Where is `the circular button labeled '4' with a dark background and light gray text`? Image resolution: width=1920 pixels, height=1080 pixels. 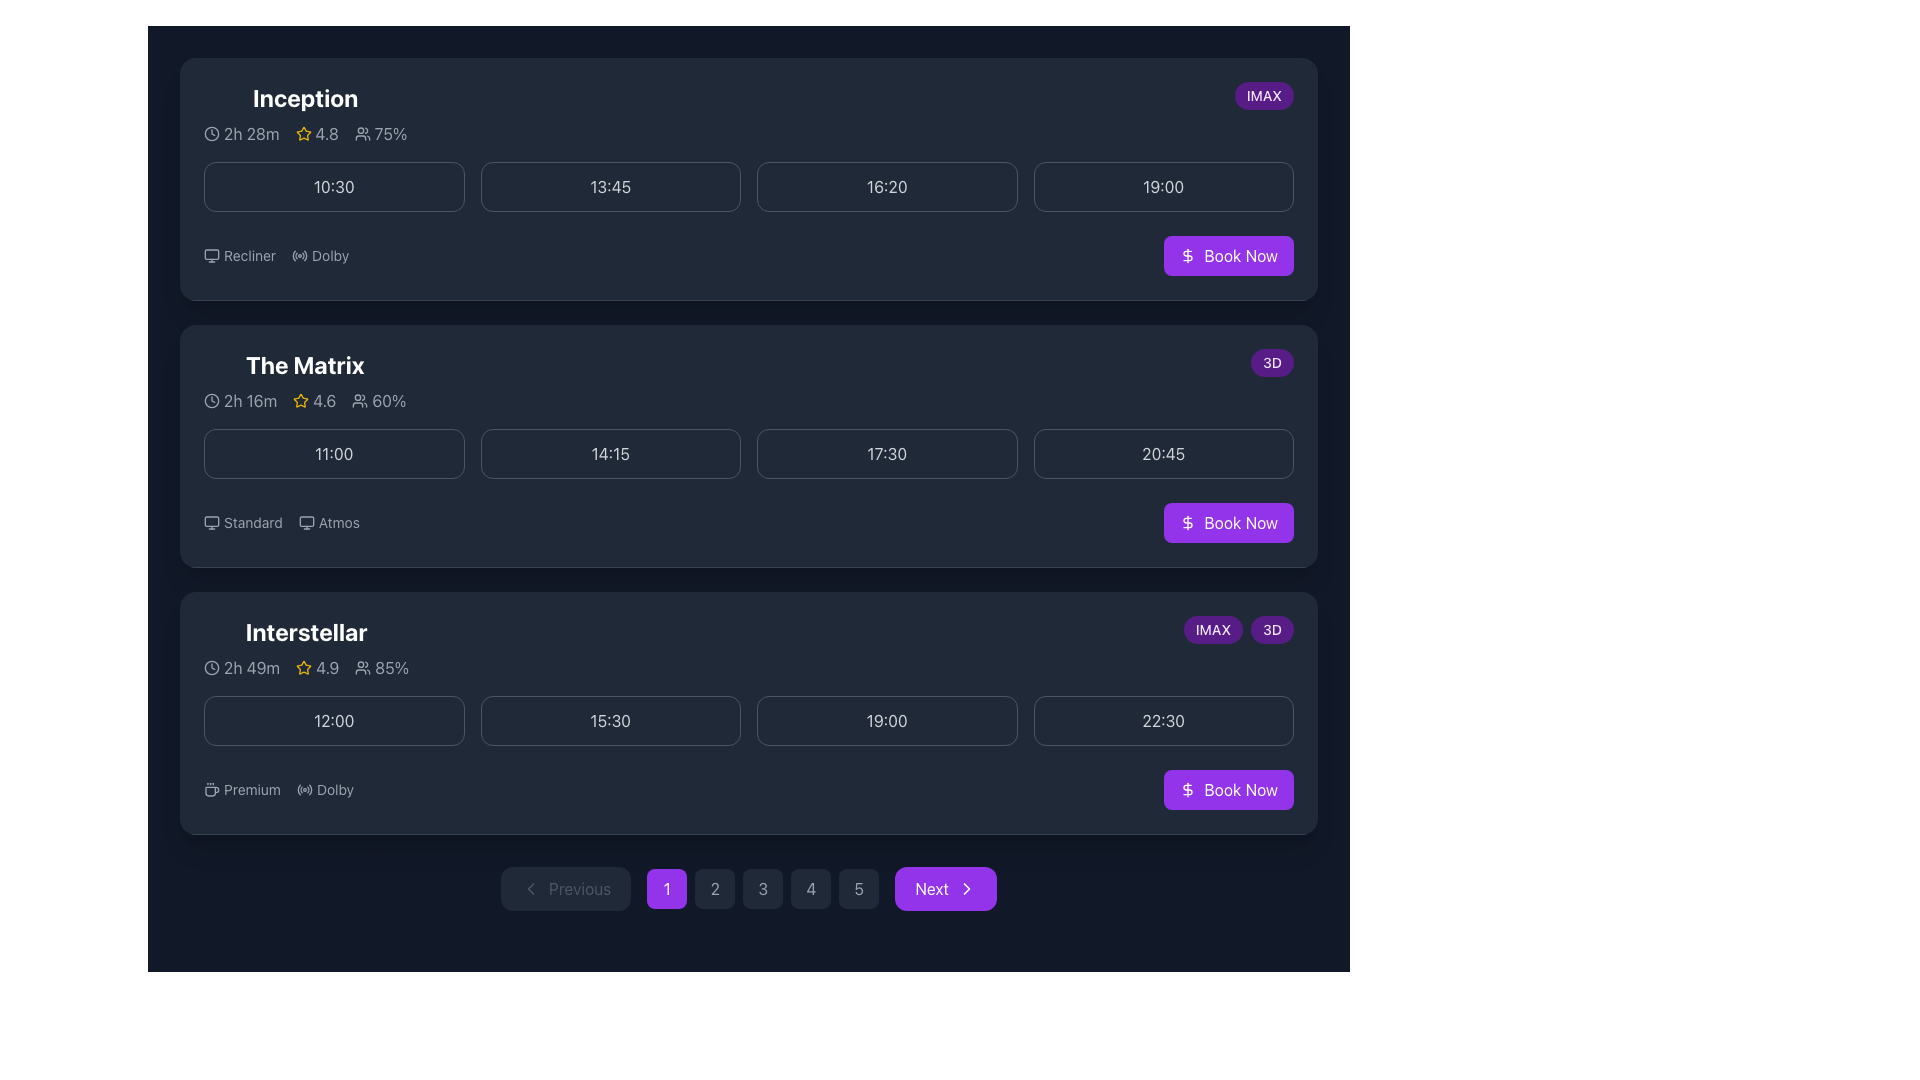 the circular button labeled '4' with a dark background and light gray text is located at coordinates (811, 887).